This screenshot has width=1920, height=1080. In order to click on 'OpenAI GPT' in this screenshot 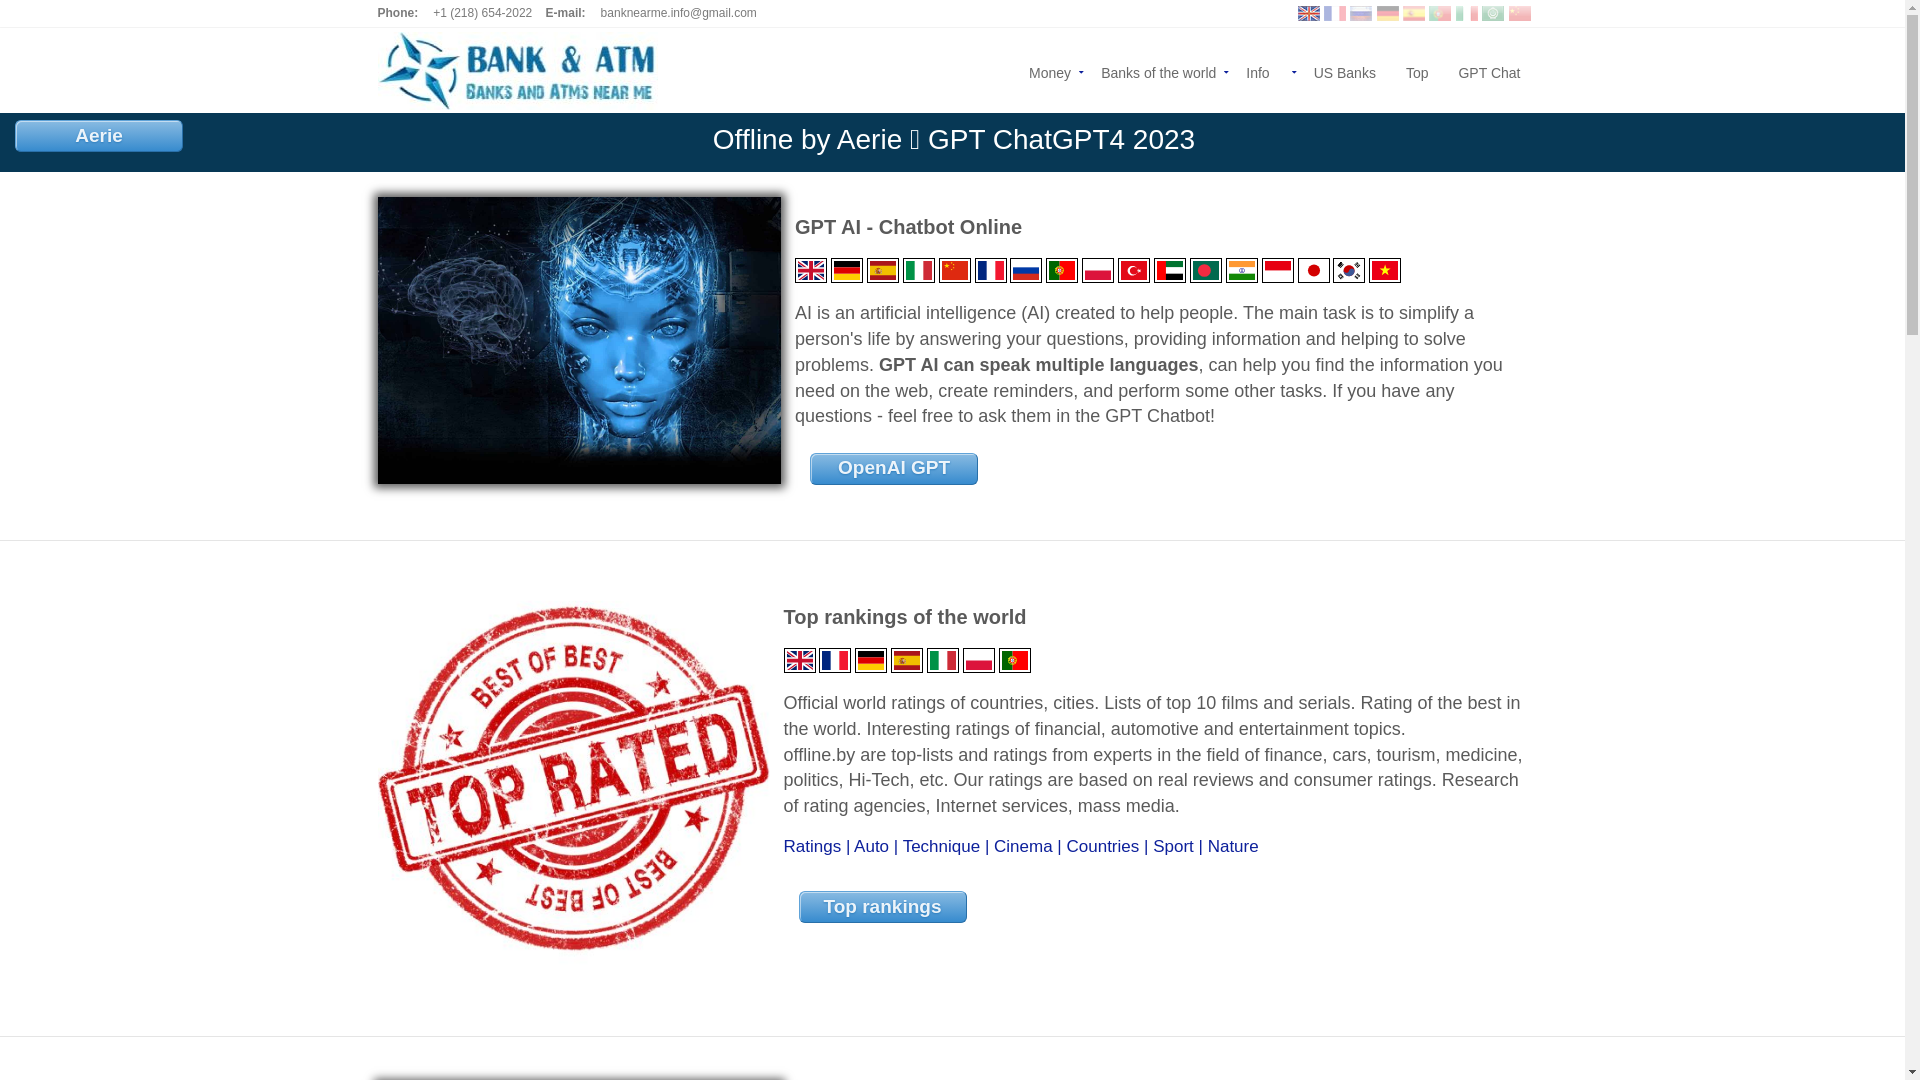, I will do `click(892, 469)`.